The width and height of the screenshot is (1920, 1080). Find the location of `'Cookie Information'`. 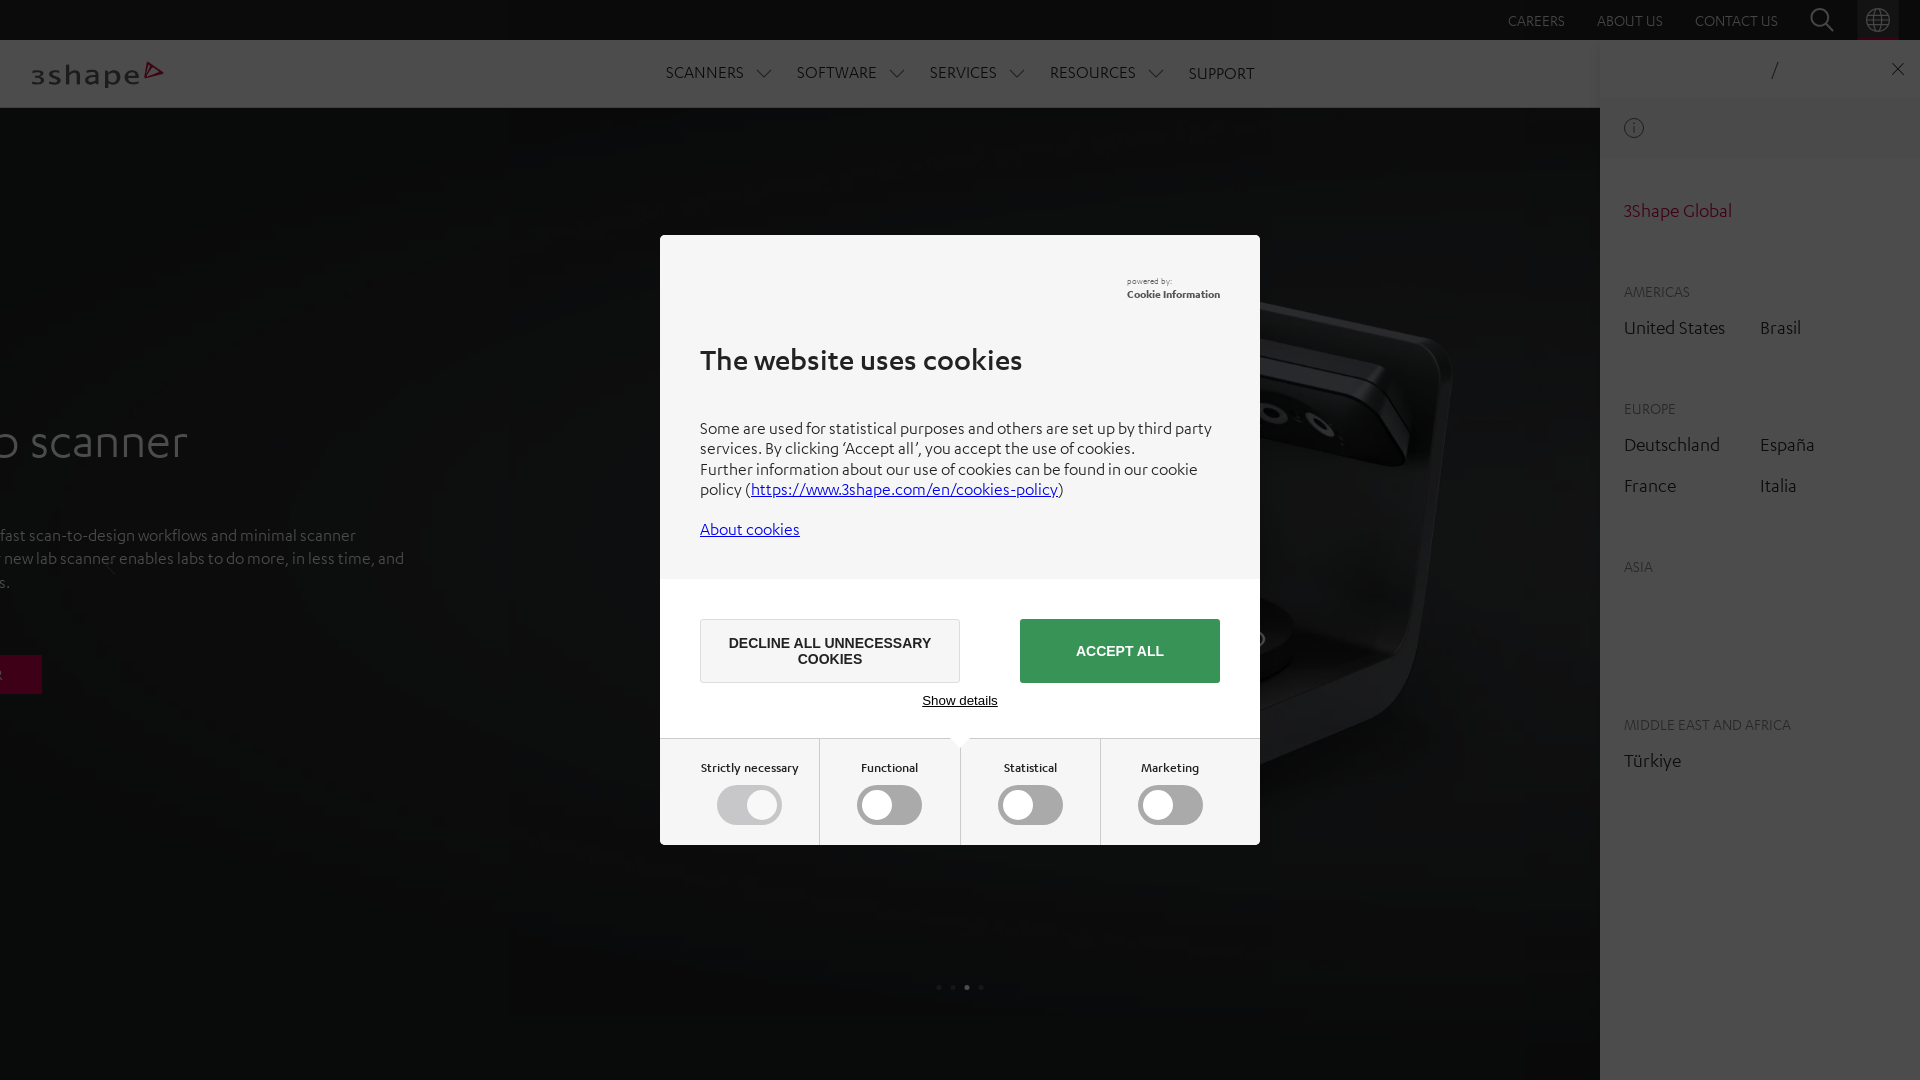

'Cookie Information' is located at coordinates (1173, 293).